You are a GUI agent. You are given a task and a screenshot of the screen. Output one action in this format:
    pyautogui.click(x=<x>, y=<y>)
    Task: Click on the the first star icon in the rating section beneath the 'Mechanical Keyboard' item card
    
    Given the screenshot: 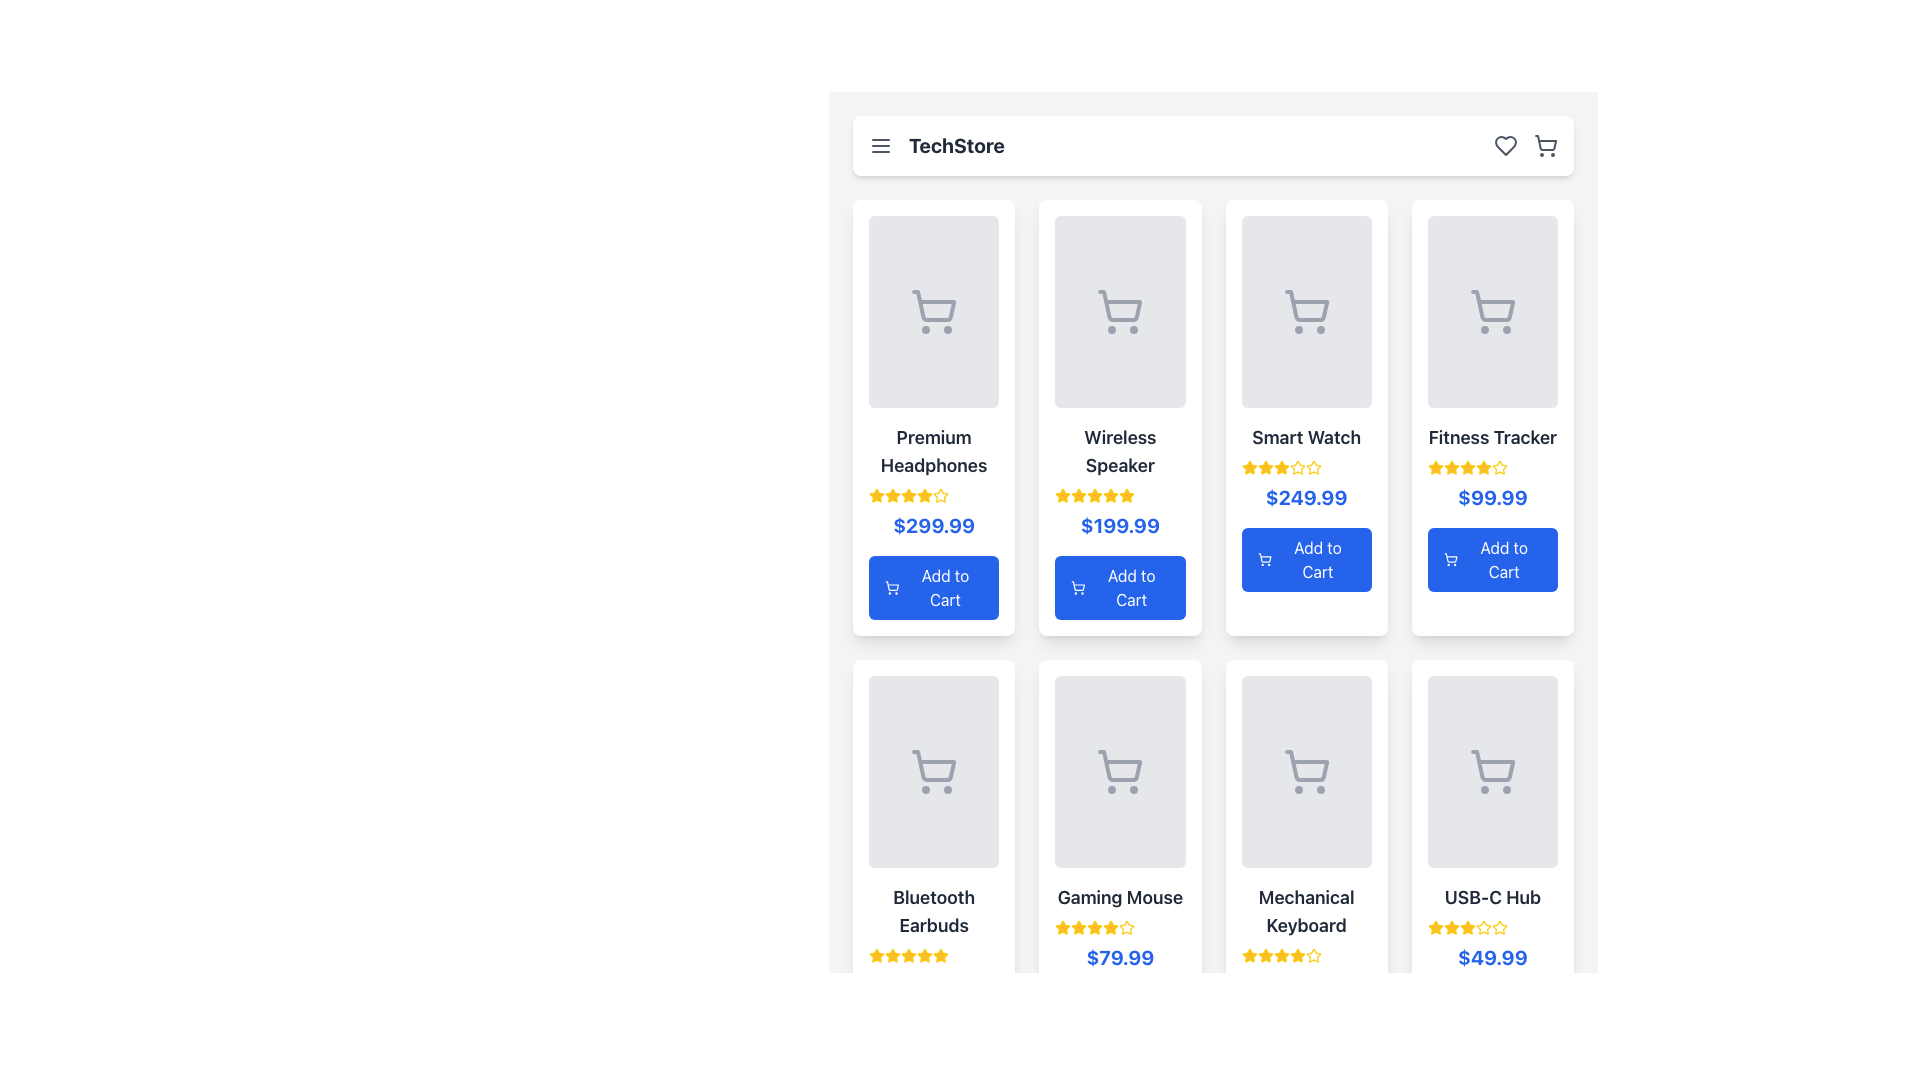 What is the action you would take?
    pyautogui.click(x=1248, y=955)
    